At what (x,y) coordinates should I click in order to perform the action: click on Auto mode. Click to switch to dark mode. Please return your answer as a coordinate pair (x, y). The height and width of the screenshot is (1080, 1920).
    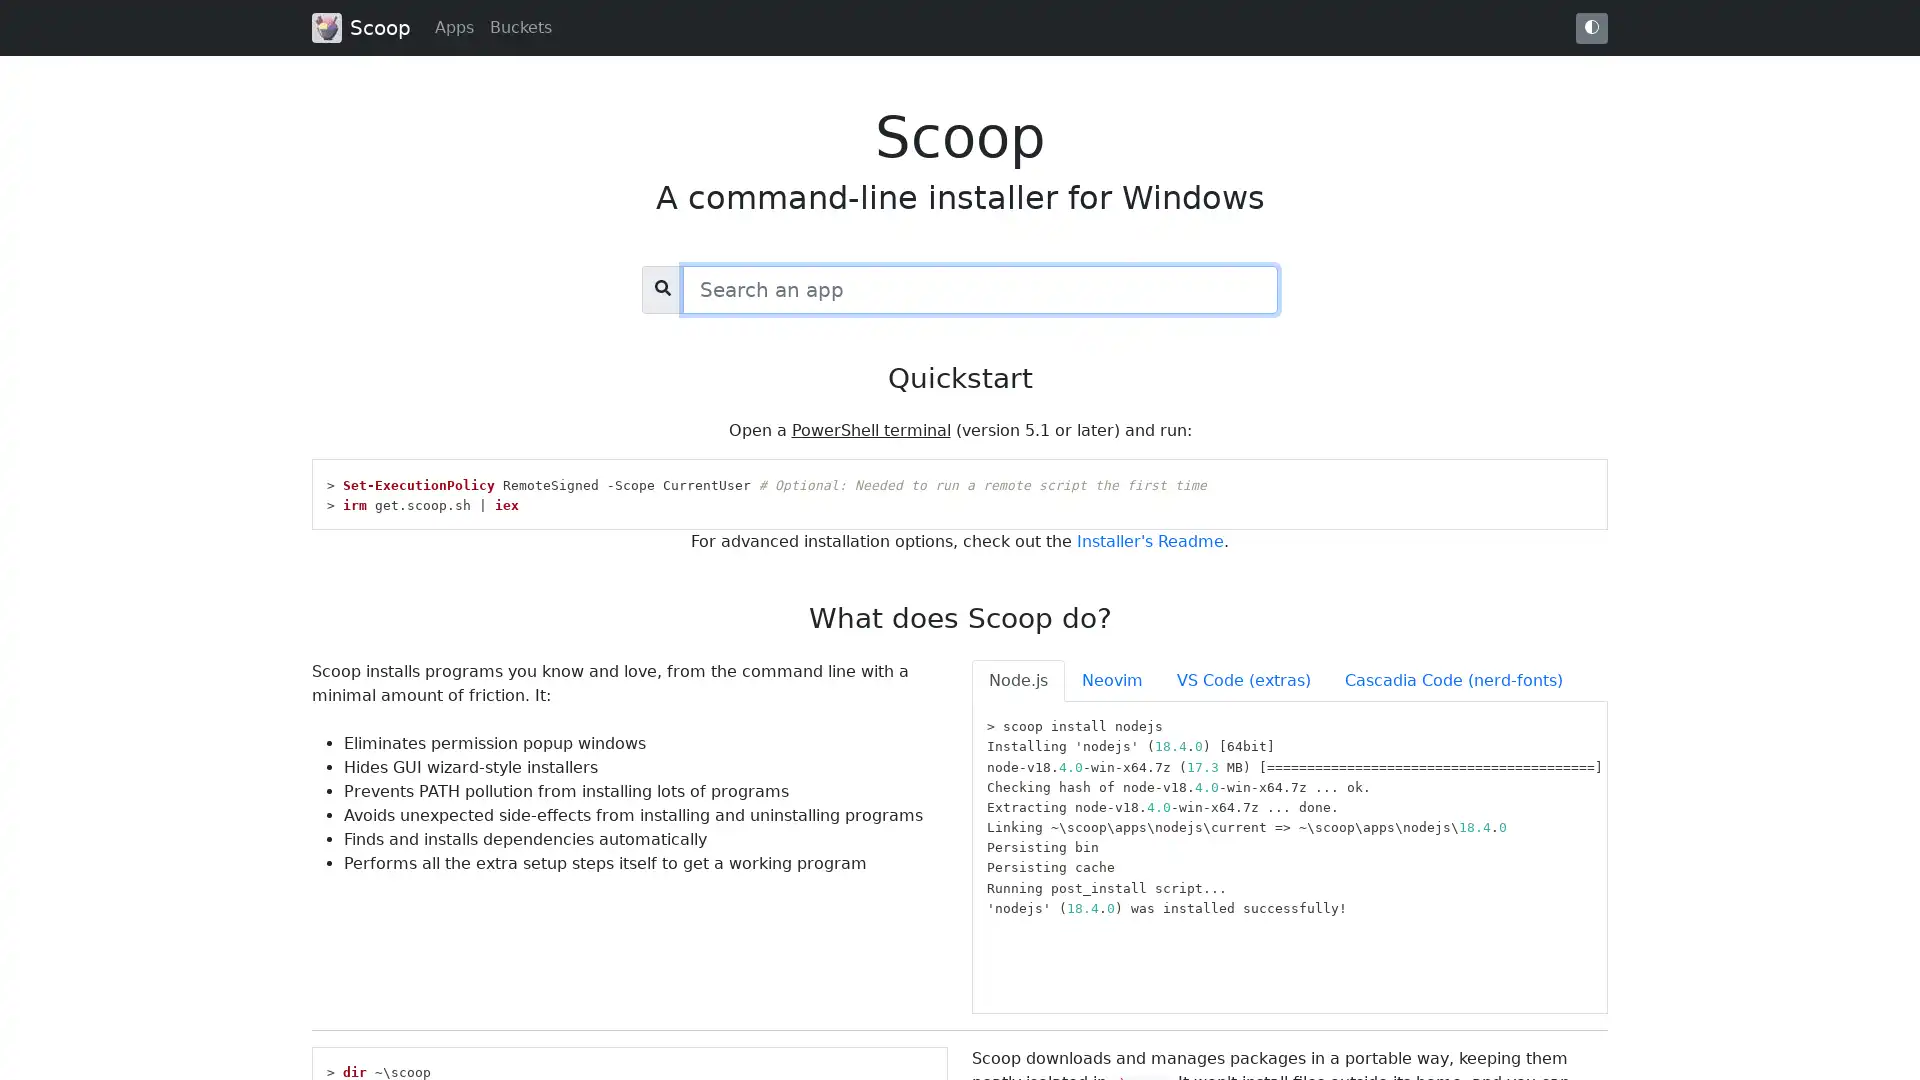
    Looking at the image, I should click on (1591, 27).